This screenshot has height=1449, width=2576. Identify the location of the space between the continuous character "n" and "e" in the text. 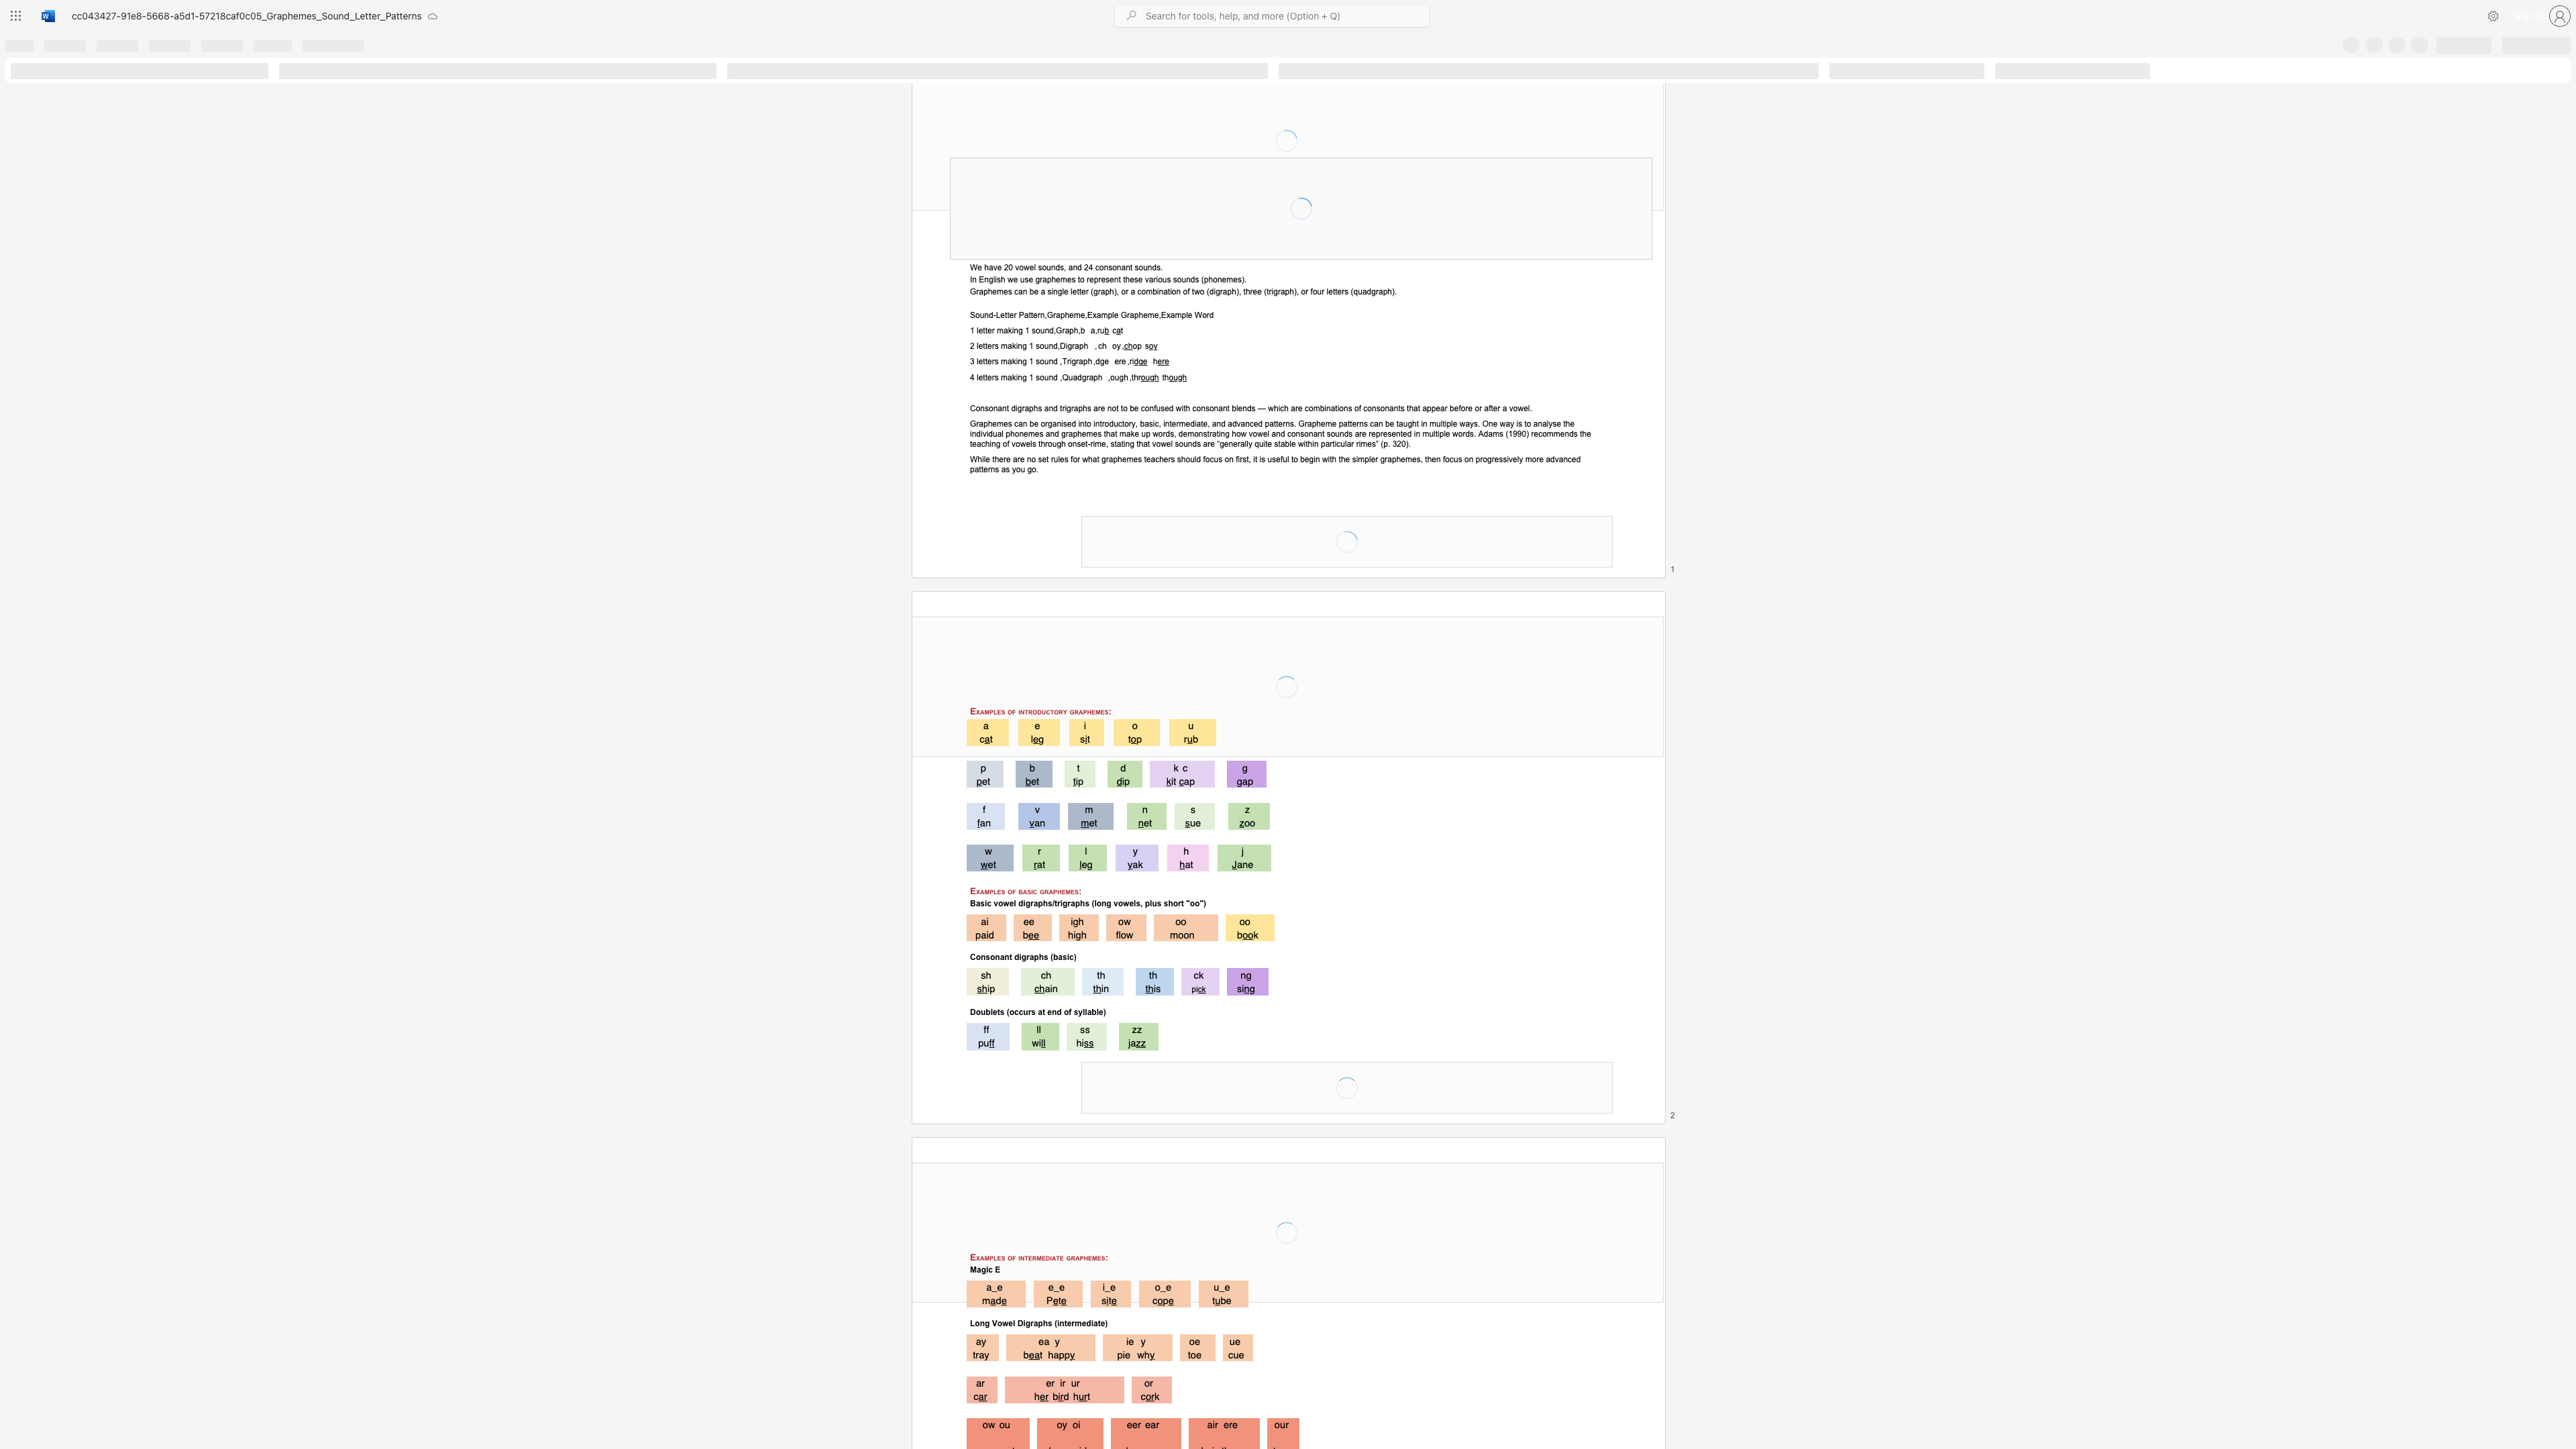
(1222, 278).